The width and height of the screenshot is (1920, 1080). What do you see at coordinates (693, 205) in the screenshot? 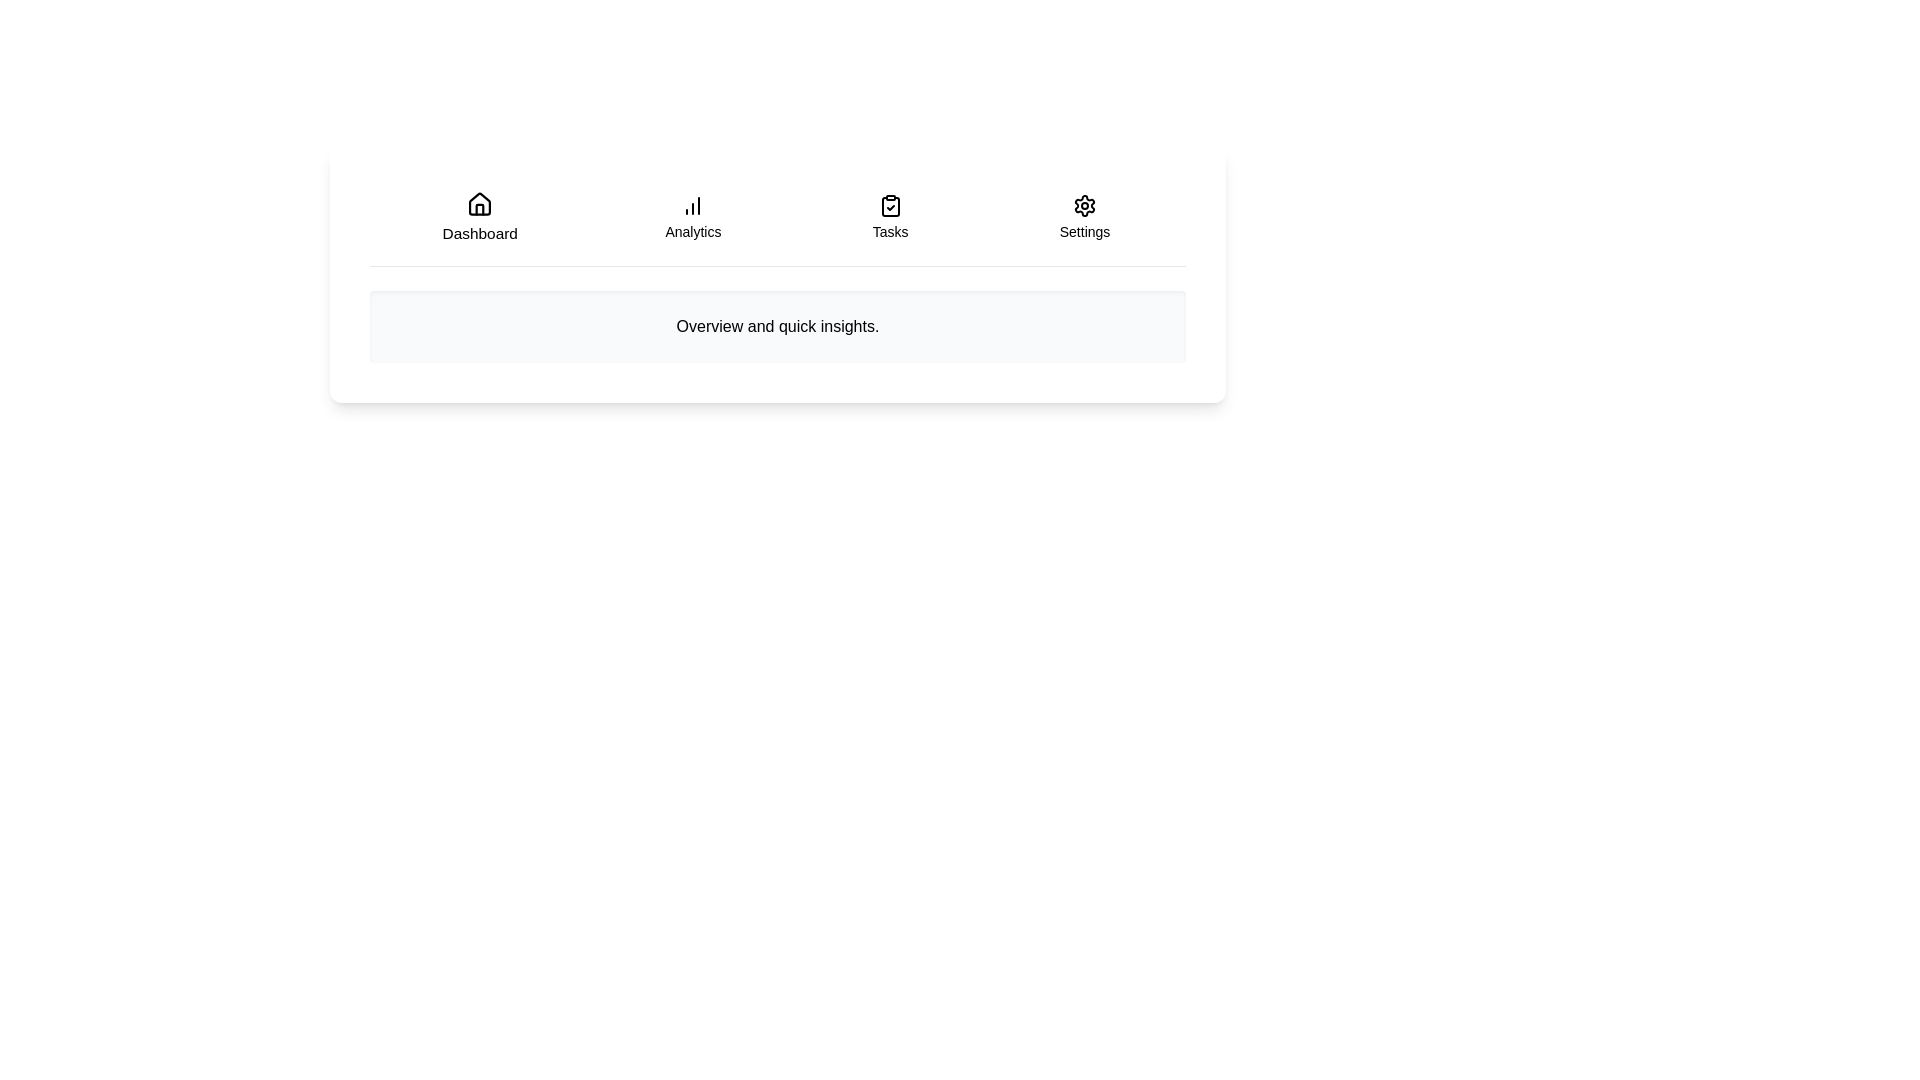
I see `the icon resembling an increasing column chart, which is positioned above the 'Analytics' label in the navigation menu` at bounding box center [693, 205].